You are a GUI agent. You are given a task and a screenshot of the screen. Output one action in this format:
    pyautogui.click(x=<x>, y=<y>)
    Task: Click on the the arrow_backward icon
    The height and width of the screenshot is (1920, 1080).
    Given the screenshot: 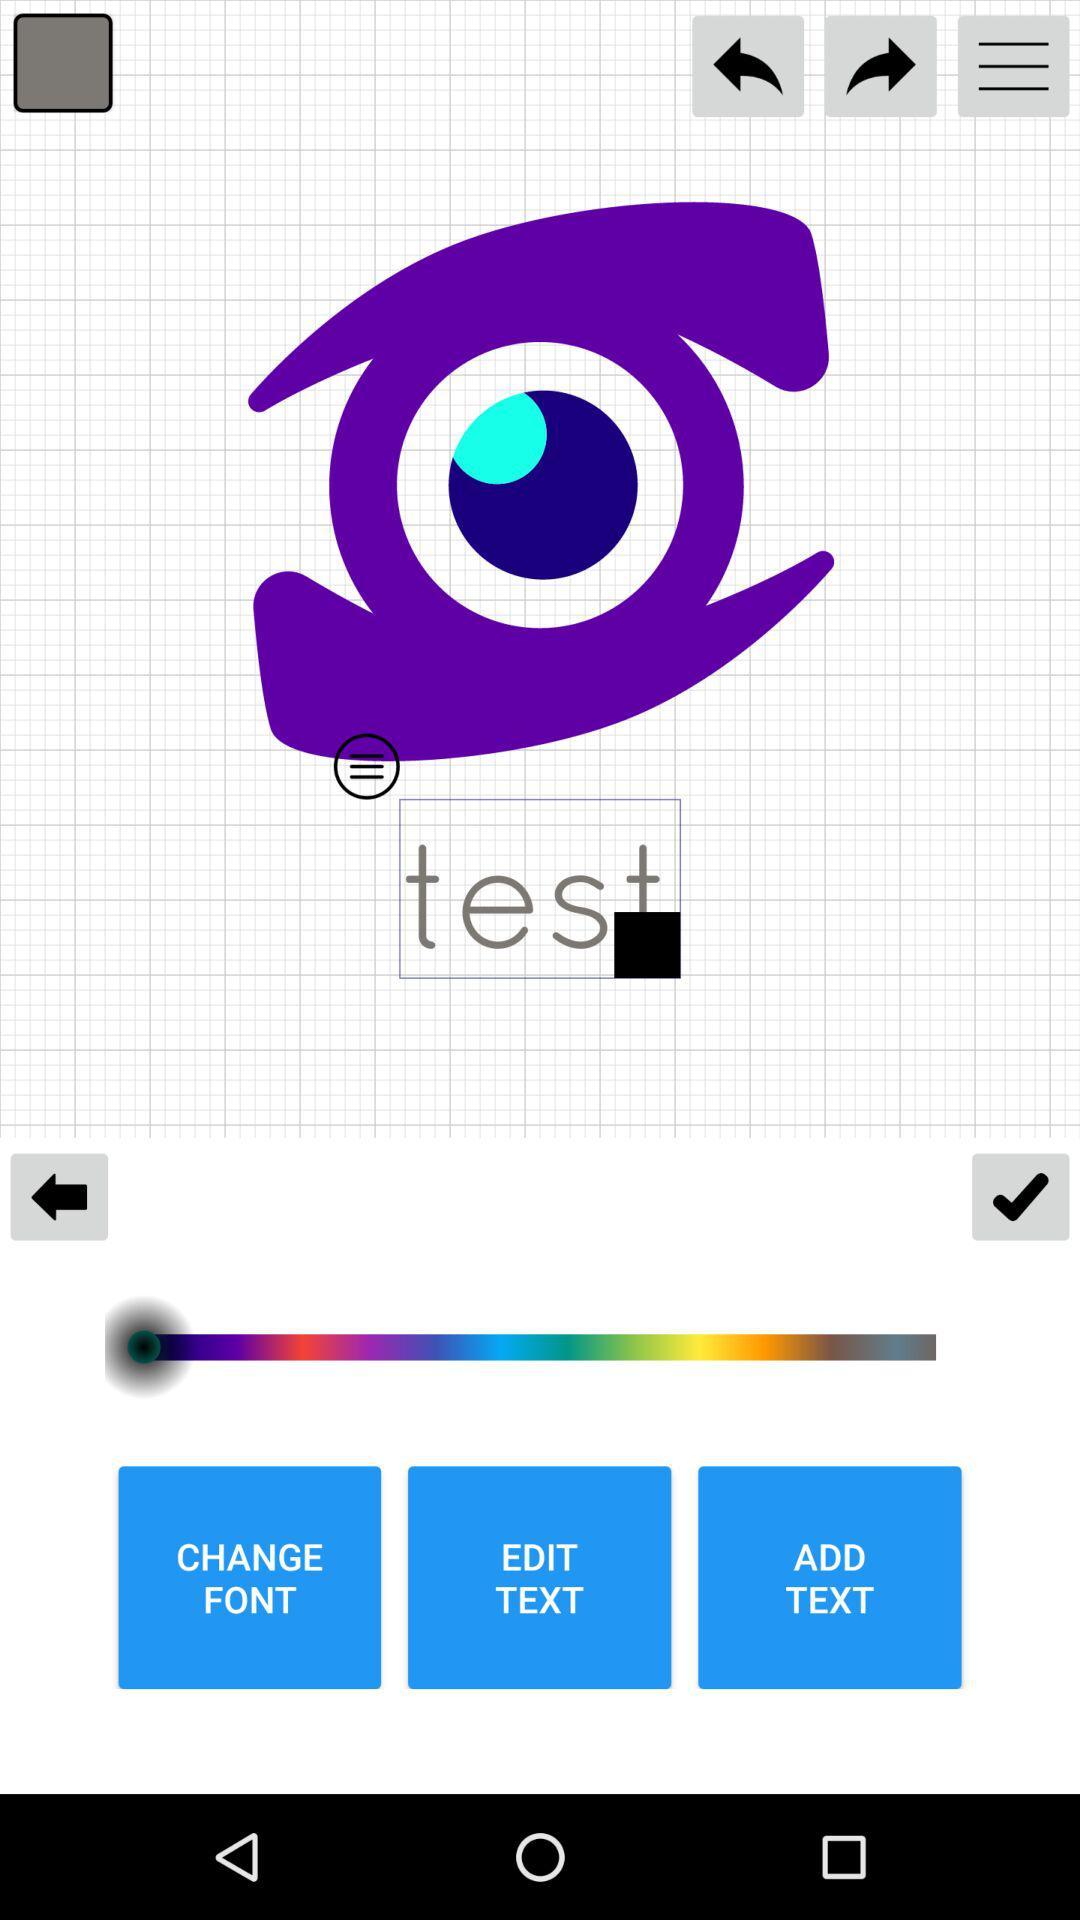 What is the action you would take?
    pyautogui.click(x=58, y=1196)
    